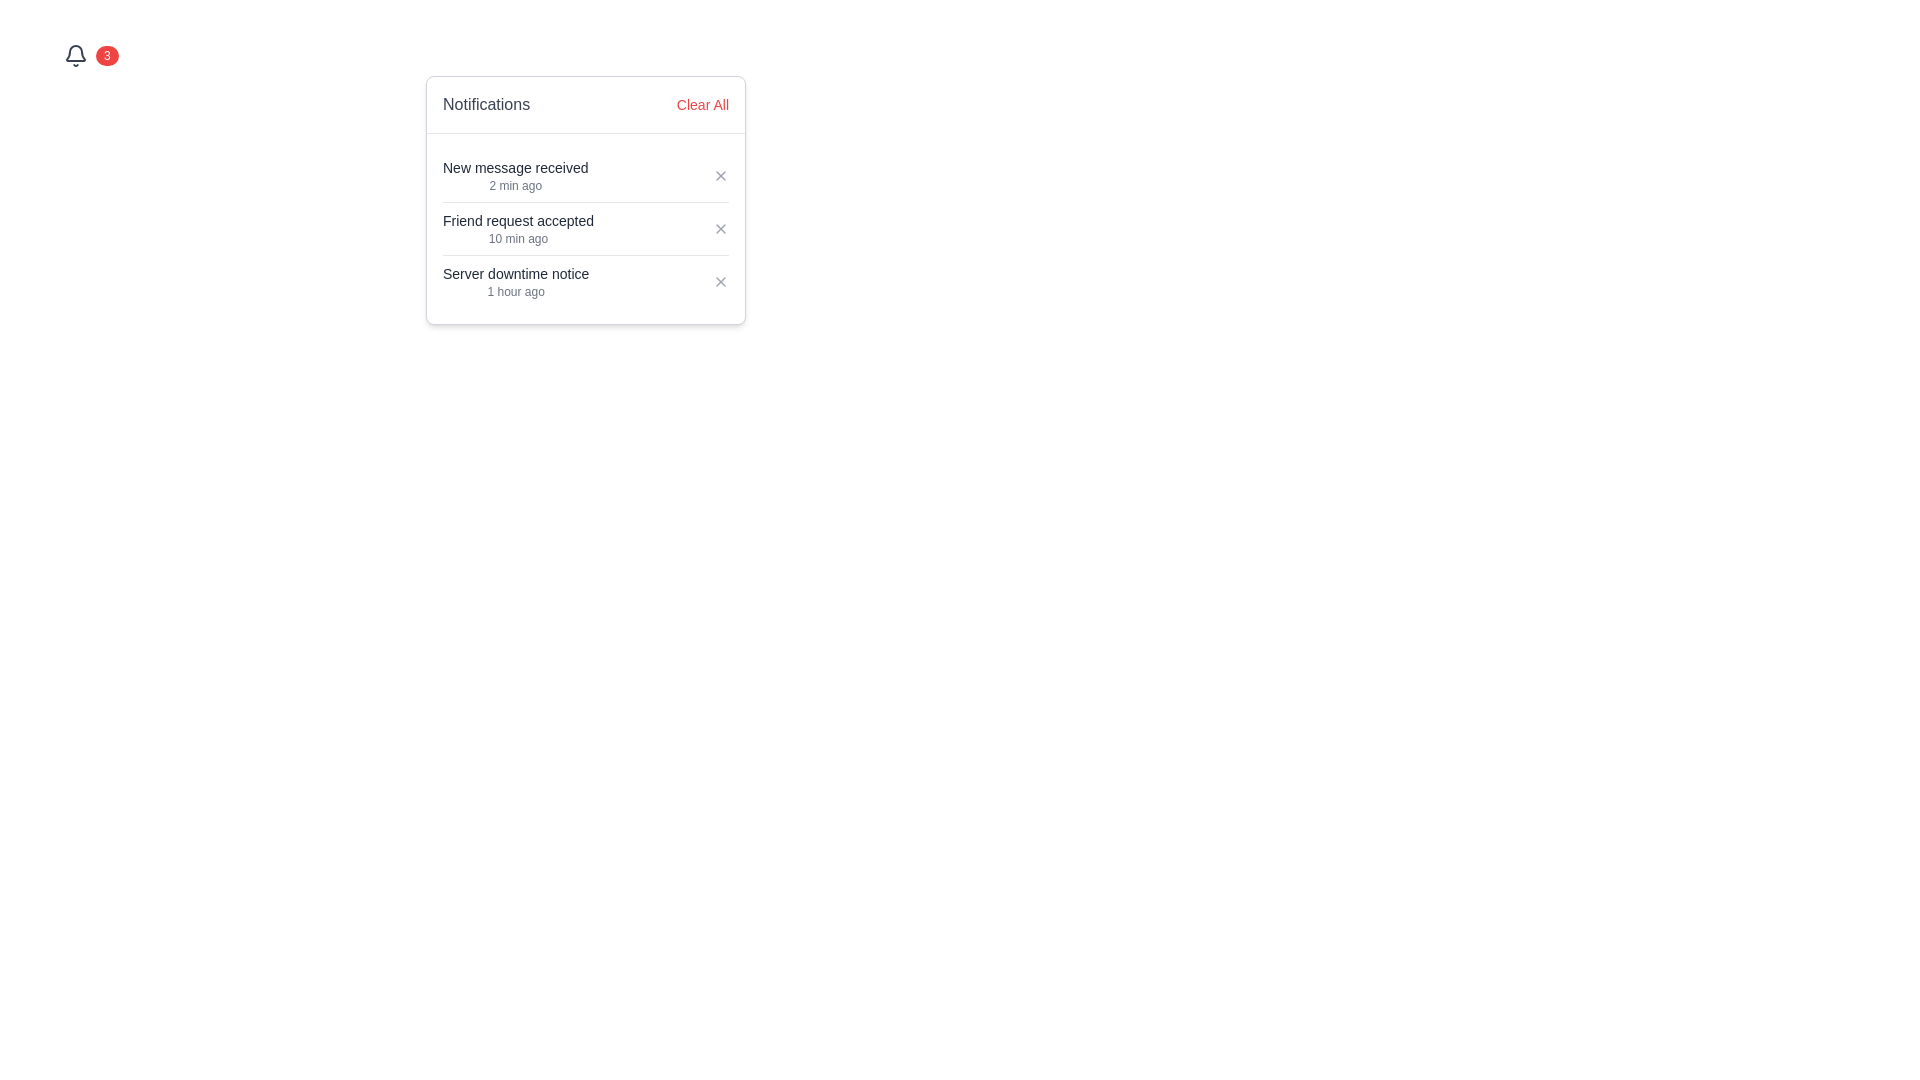 The width and height of the screenshot is (1920, 1080). What do you see at coordinates (720, 281) in the screenshot?
I see `the dismiss button for the 'Server downtime notice' notification, which is located on the far right side of its row in the notifications dropdown panel` at bounding box center [720, 281].